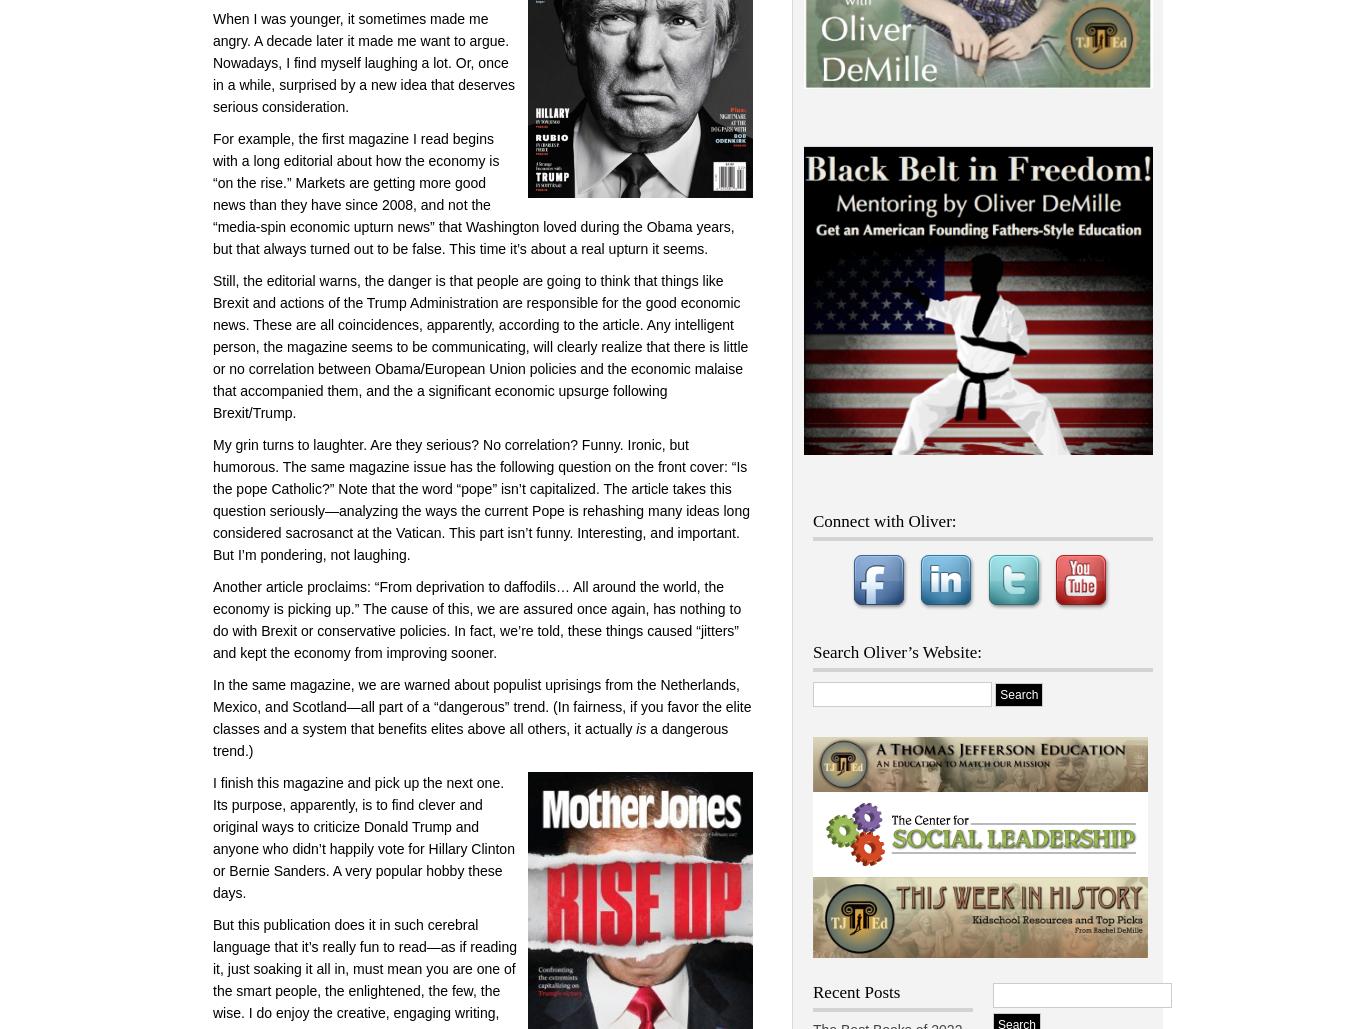  Describe the element at coordinates (896, 652) in the screenshot. I see `'Search Oliver’s Website:'` at that location.